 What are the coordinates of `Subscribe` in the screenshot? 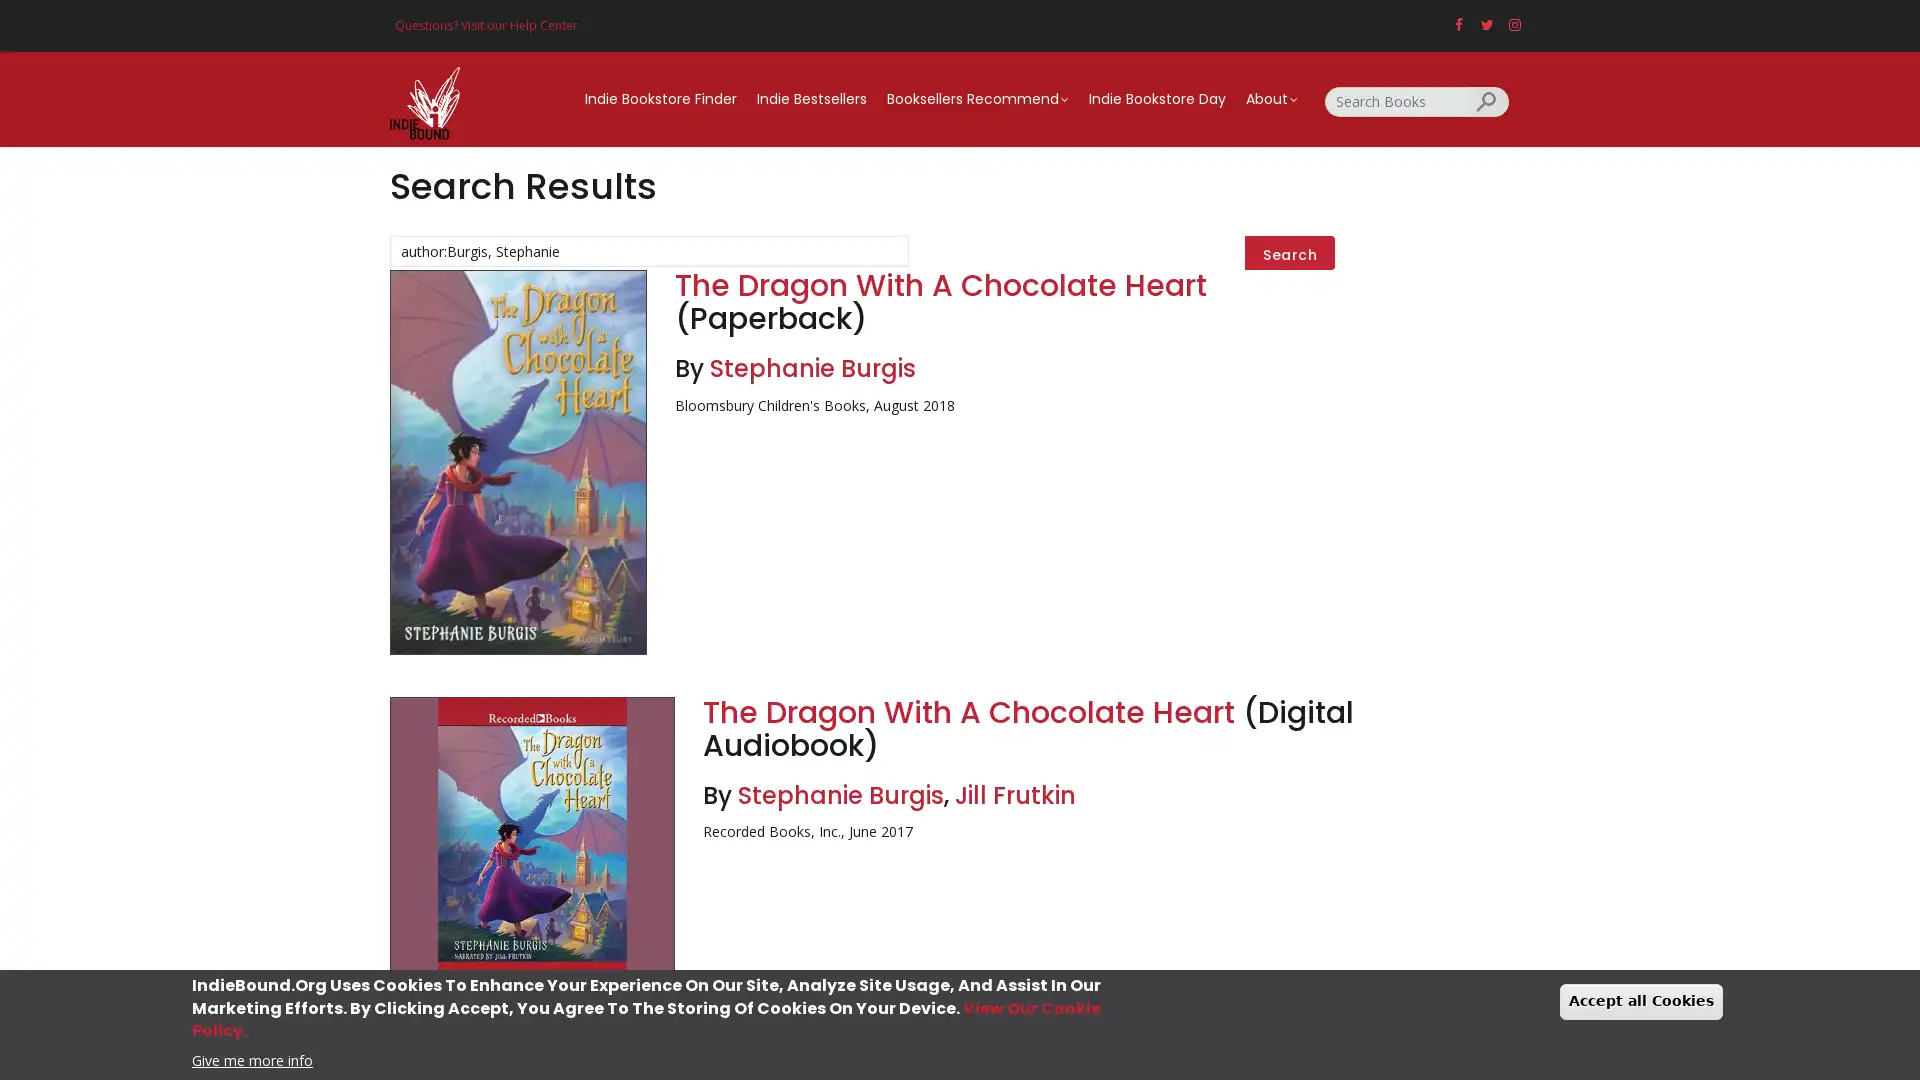 It's located at (960, 689).